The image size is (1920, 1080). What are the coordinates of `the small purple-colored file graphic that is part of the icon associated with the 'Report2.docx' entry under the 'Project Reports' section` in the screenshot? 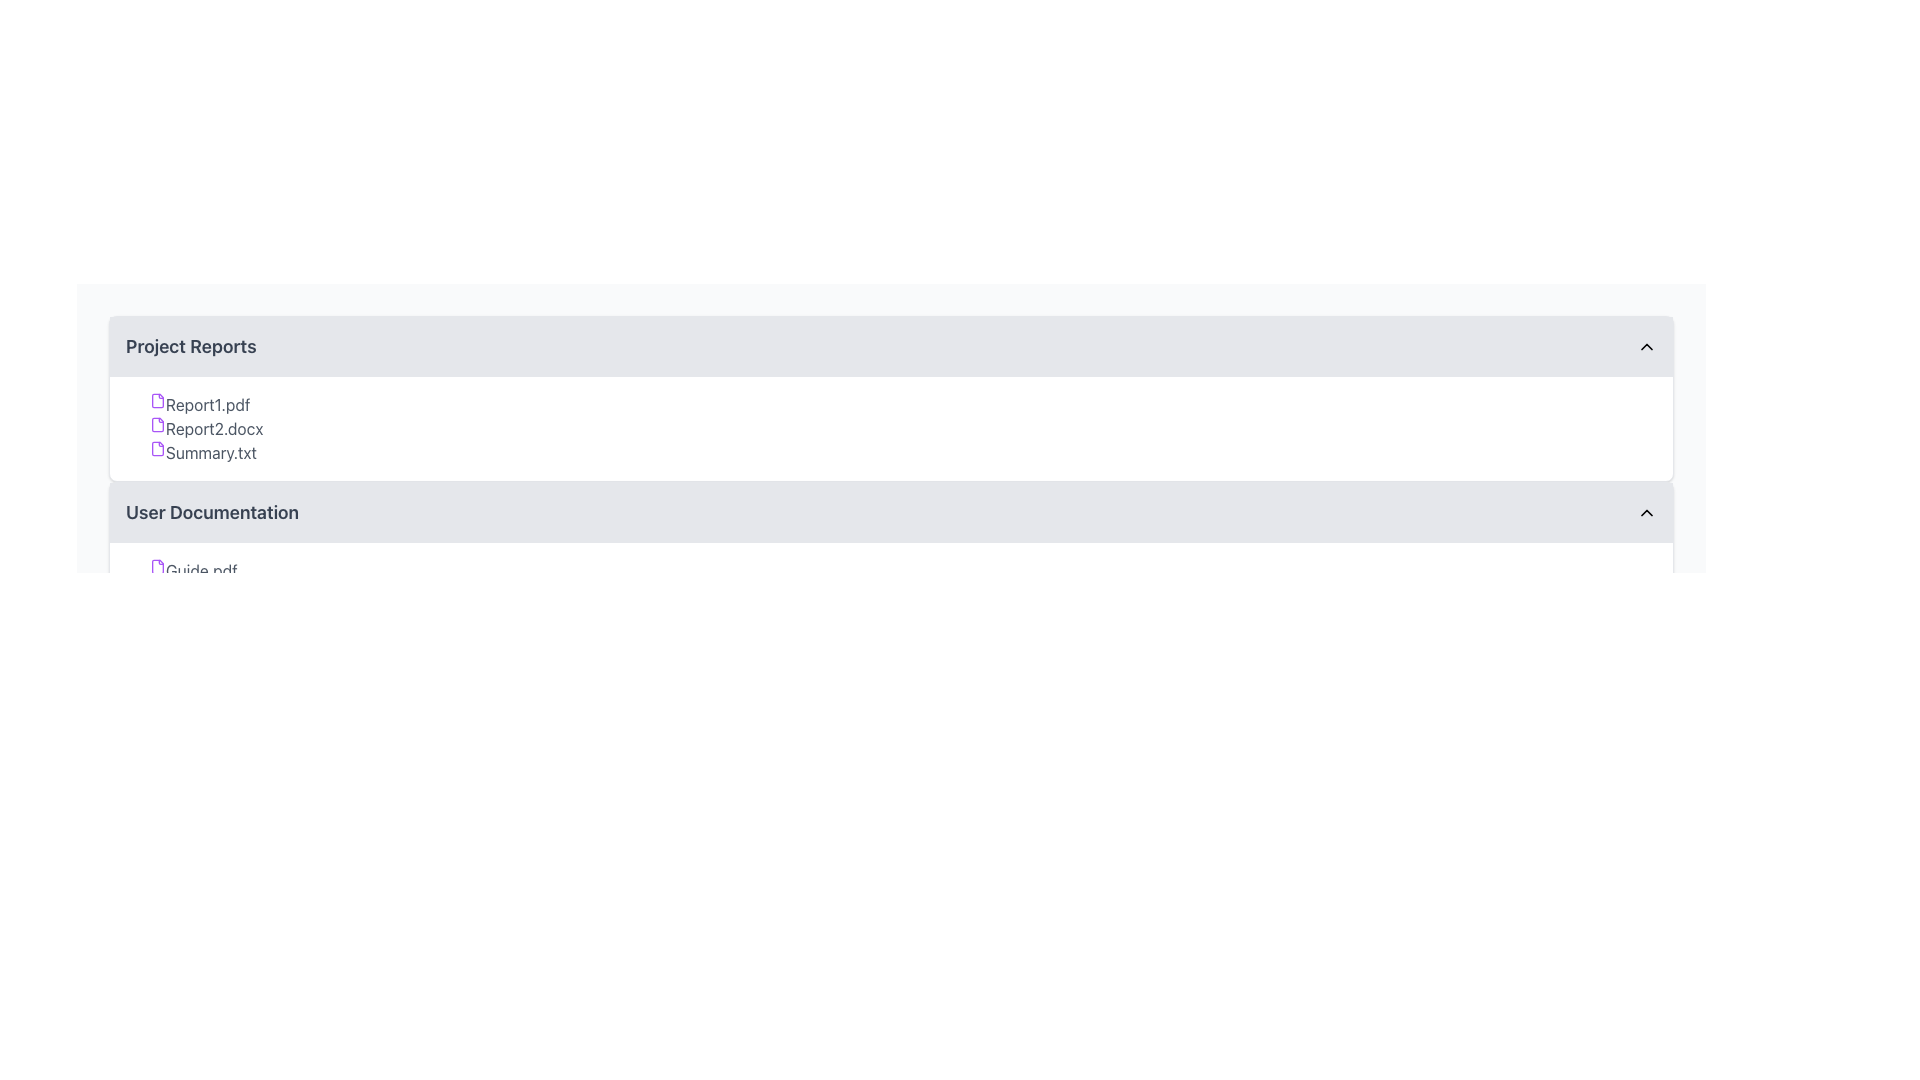 It's located at (157, 423).